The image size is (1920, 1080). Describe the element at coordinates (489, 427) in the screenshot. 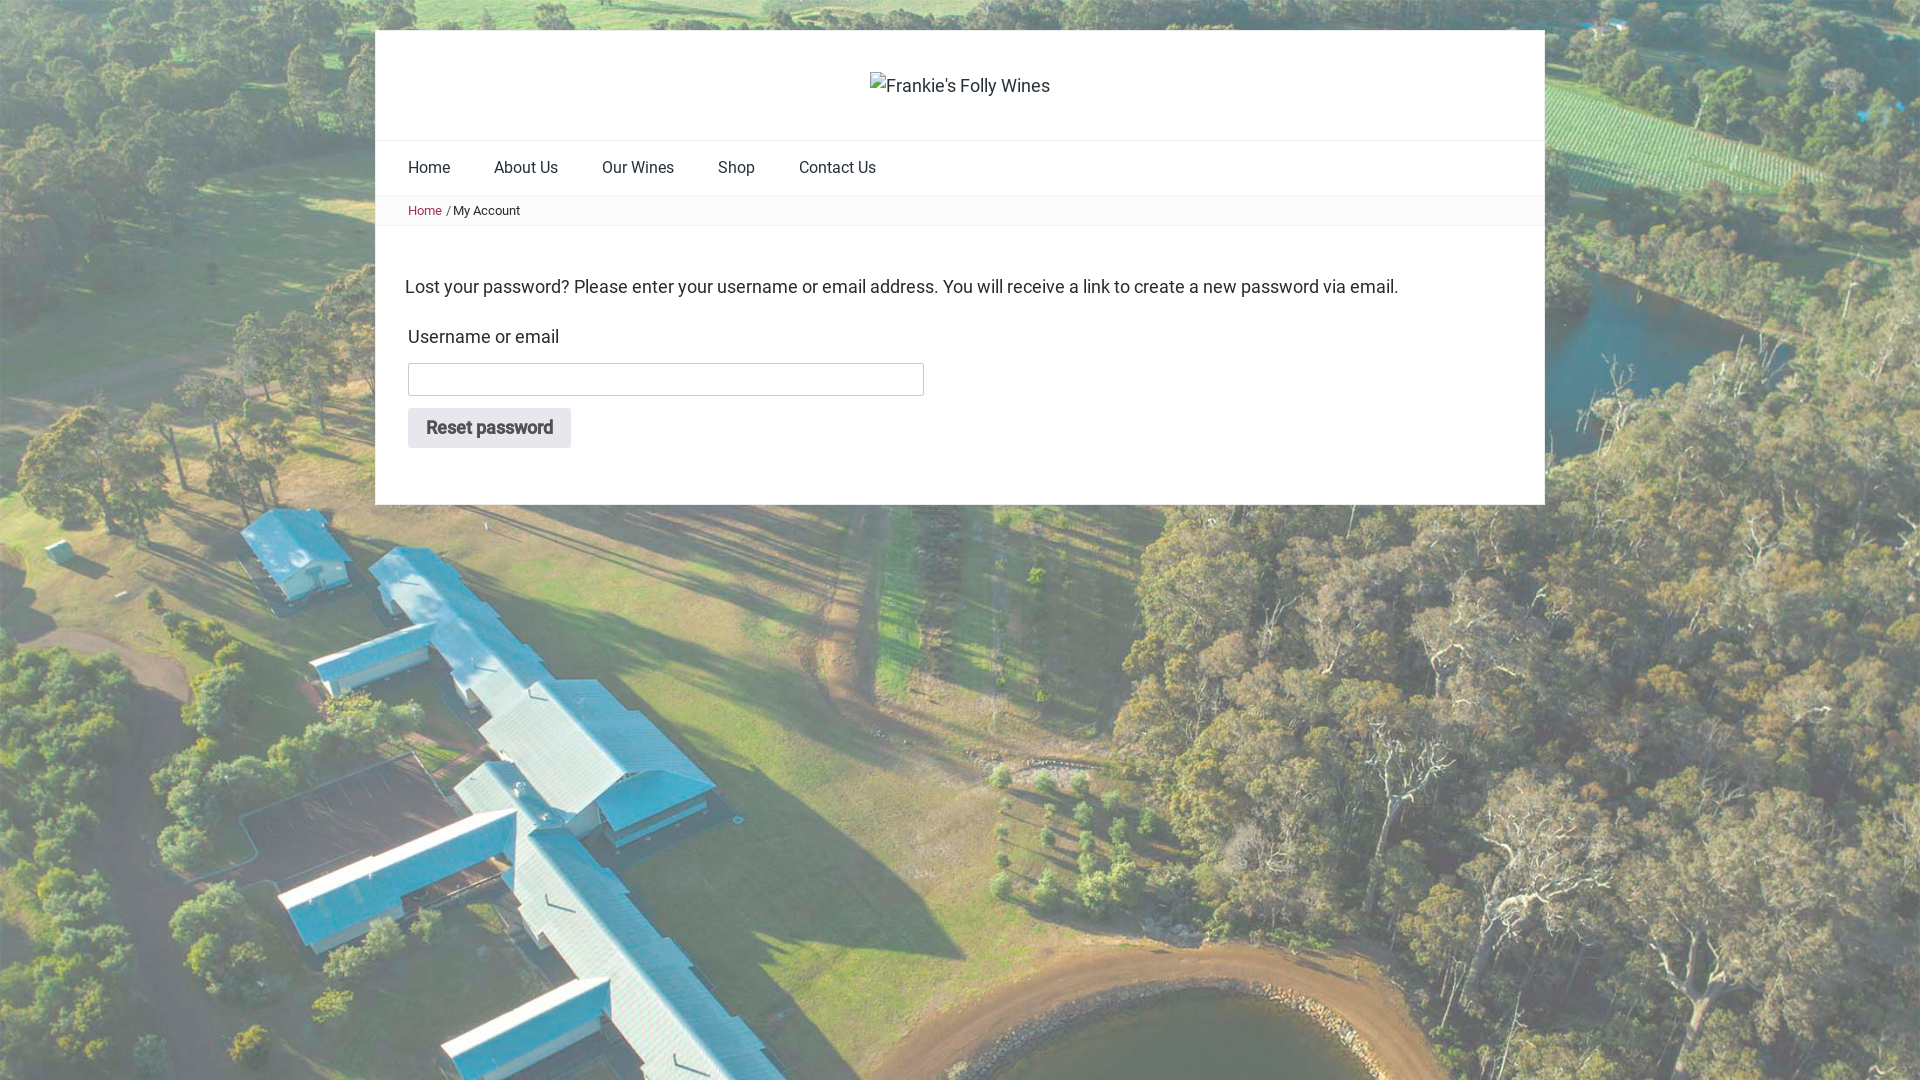

I see `'Reset password'` at that location.